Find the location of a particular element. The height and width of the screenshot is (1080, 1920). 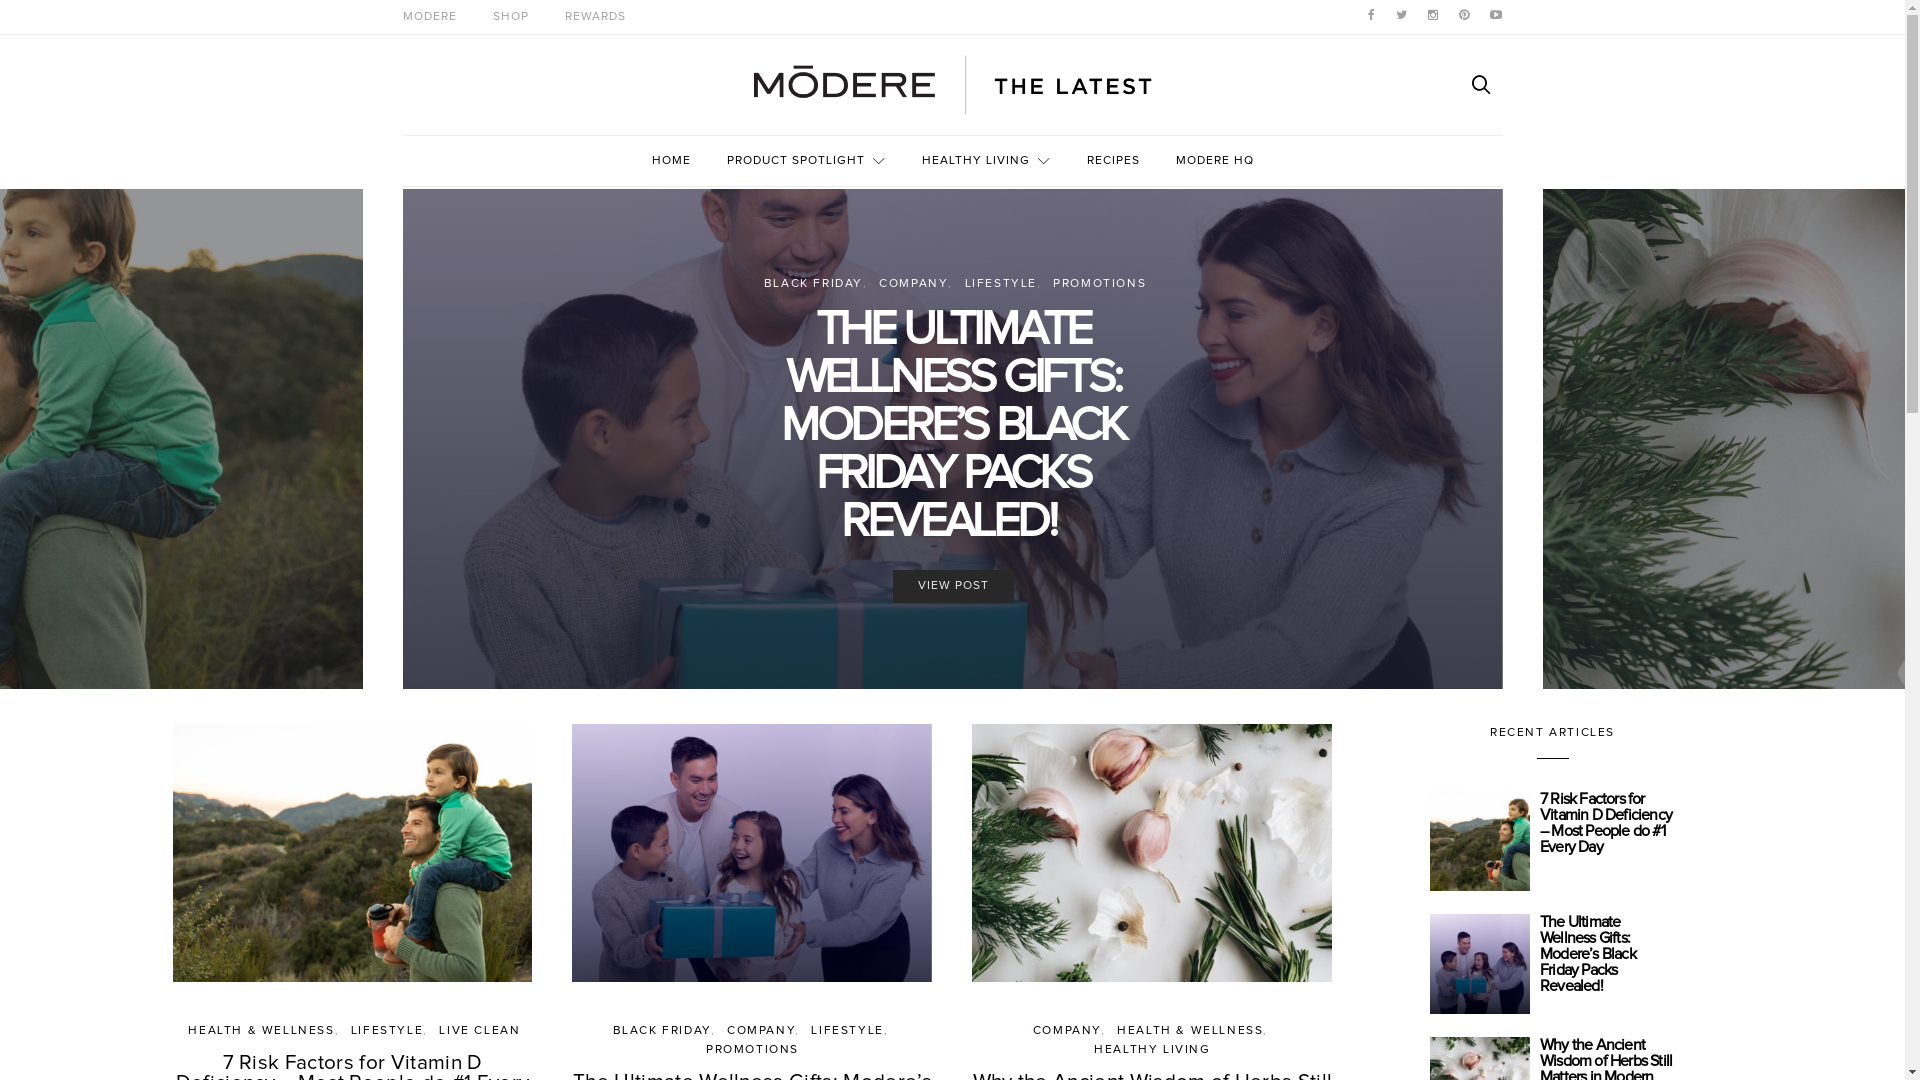

'PROMOTIONS' is located at coordinates (751, 1048).